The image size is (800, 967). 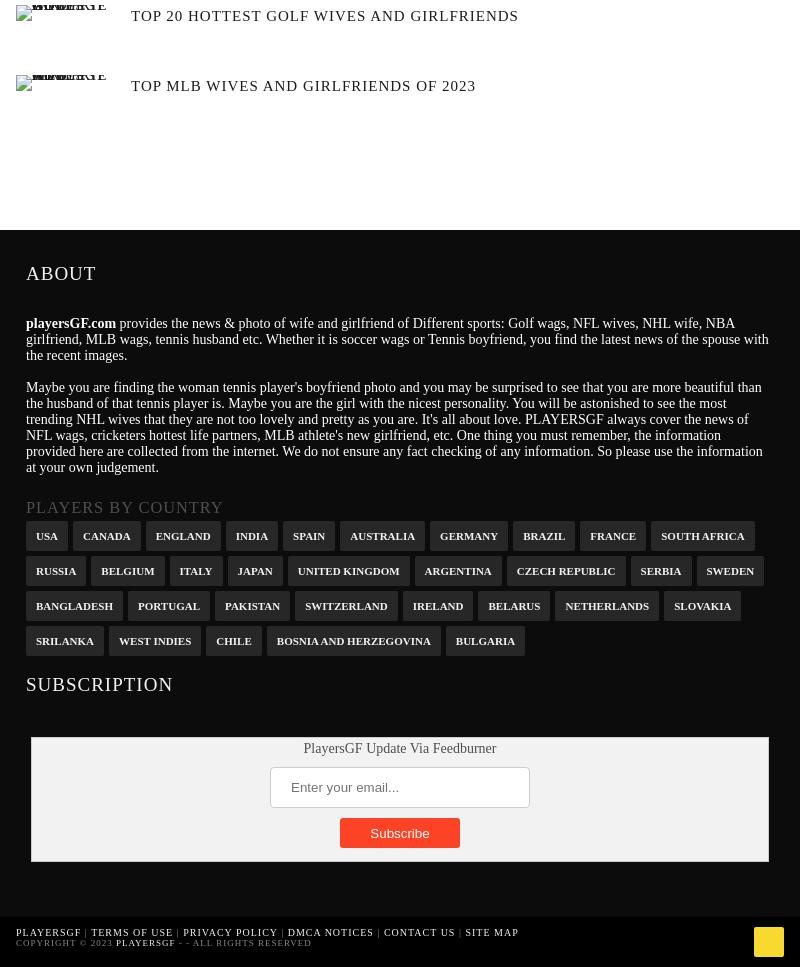 What do you see at coordinates (395, 338) in the screenshot?
I see `'provides the news & photo of wife and girlfriend of Different sports: Golf wags, NFL wives, NHL wife, NBA girlfriend, MLB wags, tennis husband etc. Whether it is soccer wags or Tennis boyfriend, you find the latest news of the spouse with the recent images.'` at bounding box center [395, 338].